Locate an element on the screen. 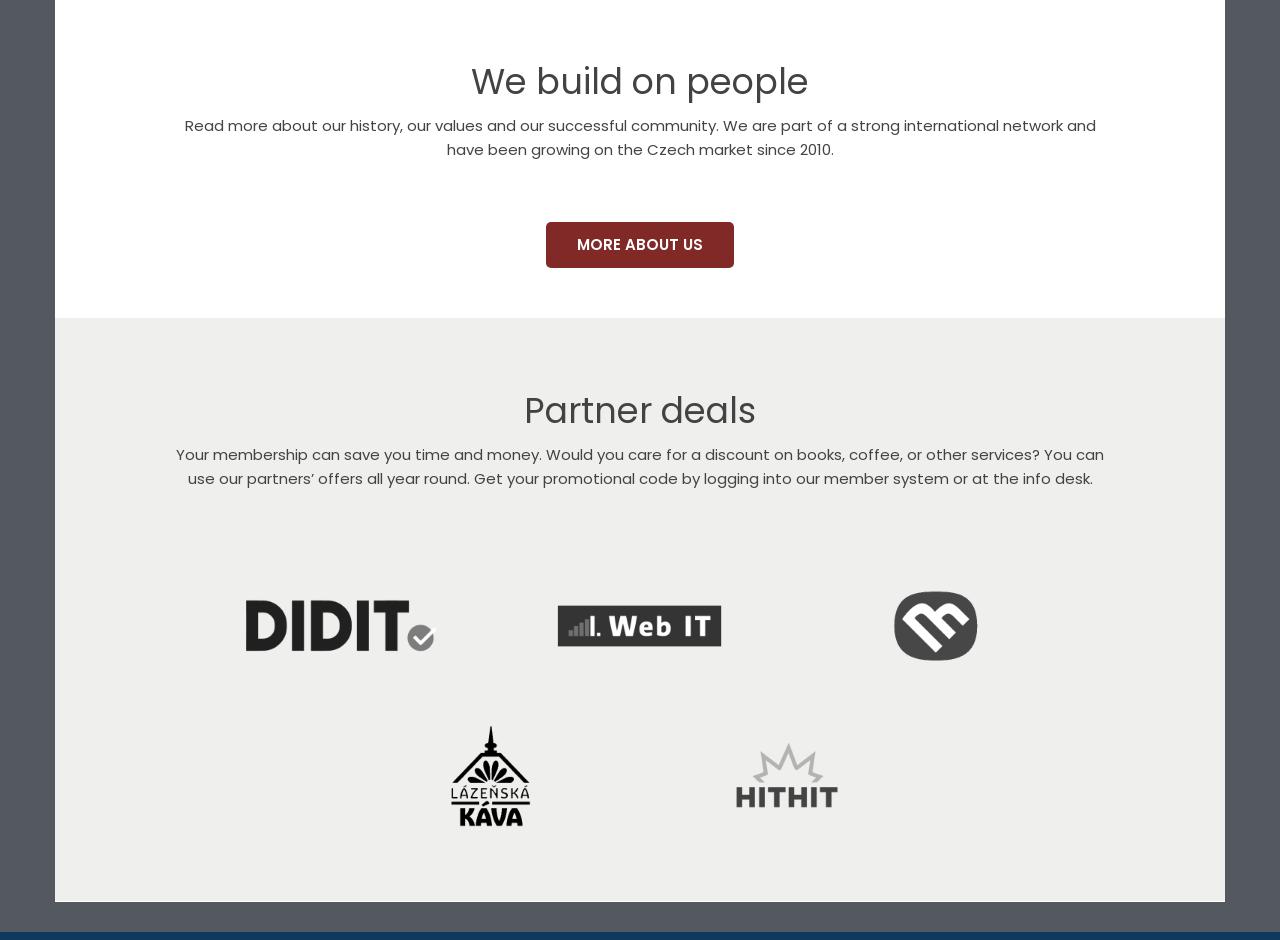  'Free hour of wide variety of assistance services.' is located at coordinates (339, 893).